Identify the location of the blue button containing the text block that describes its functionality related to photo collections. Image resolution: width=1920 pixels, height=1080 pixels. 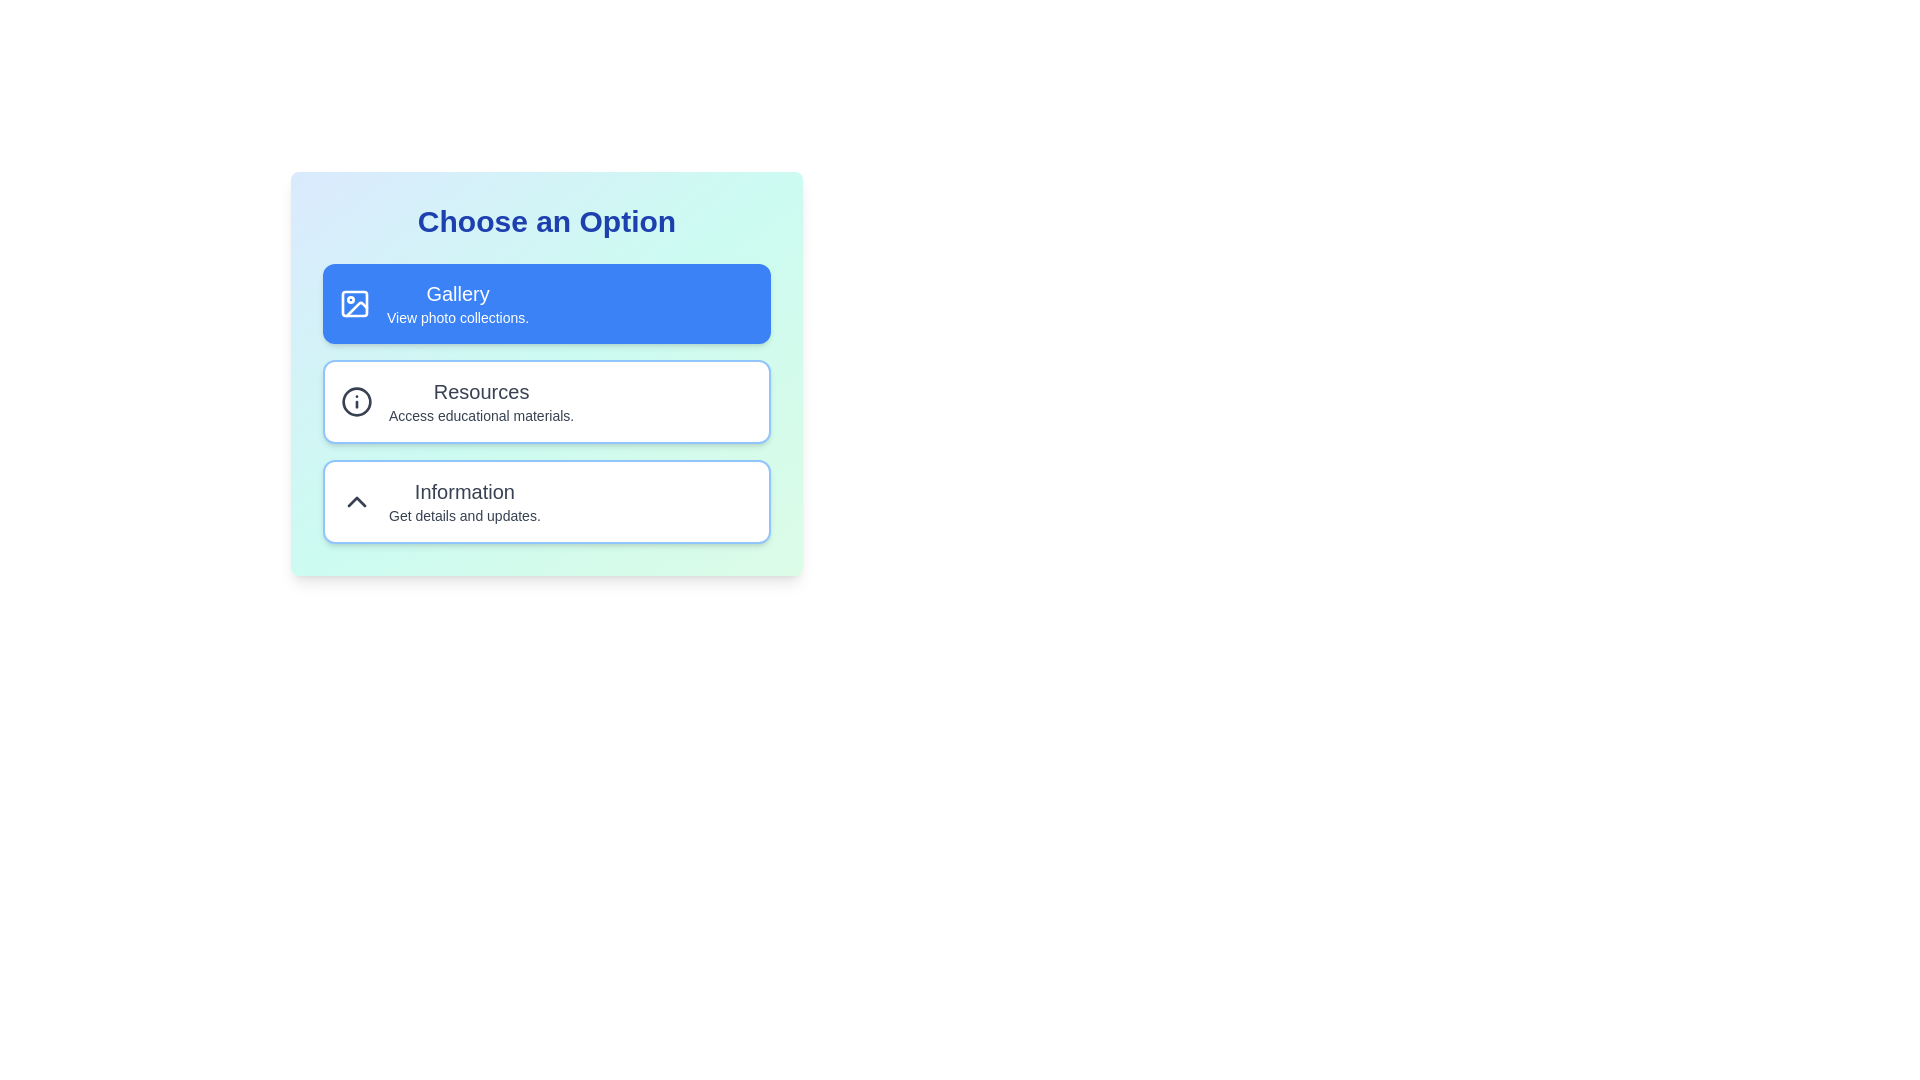
(456, 304).